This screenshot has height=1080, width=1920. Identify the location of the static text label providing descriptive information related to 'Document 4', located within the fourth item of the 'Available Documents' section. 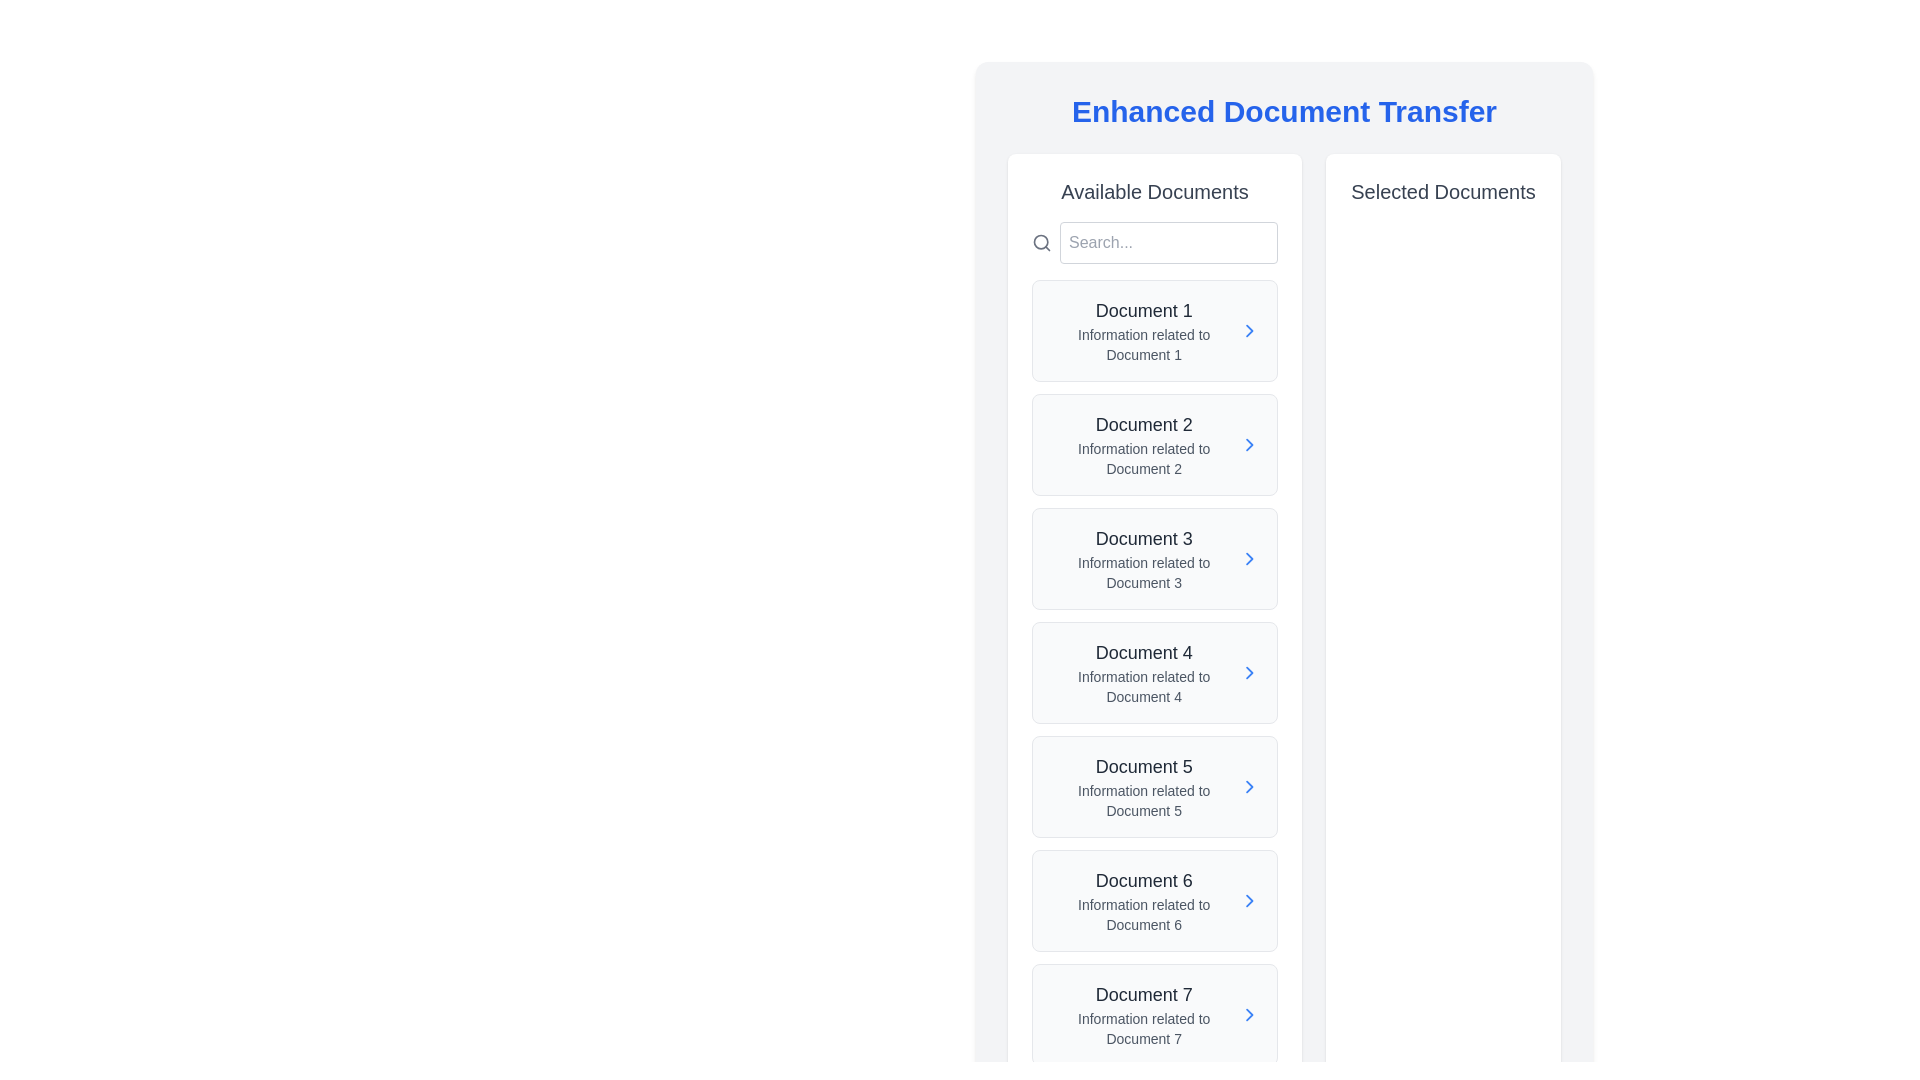
(1144, 685).